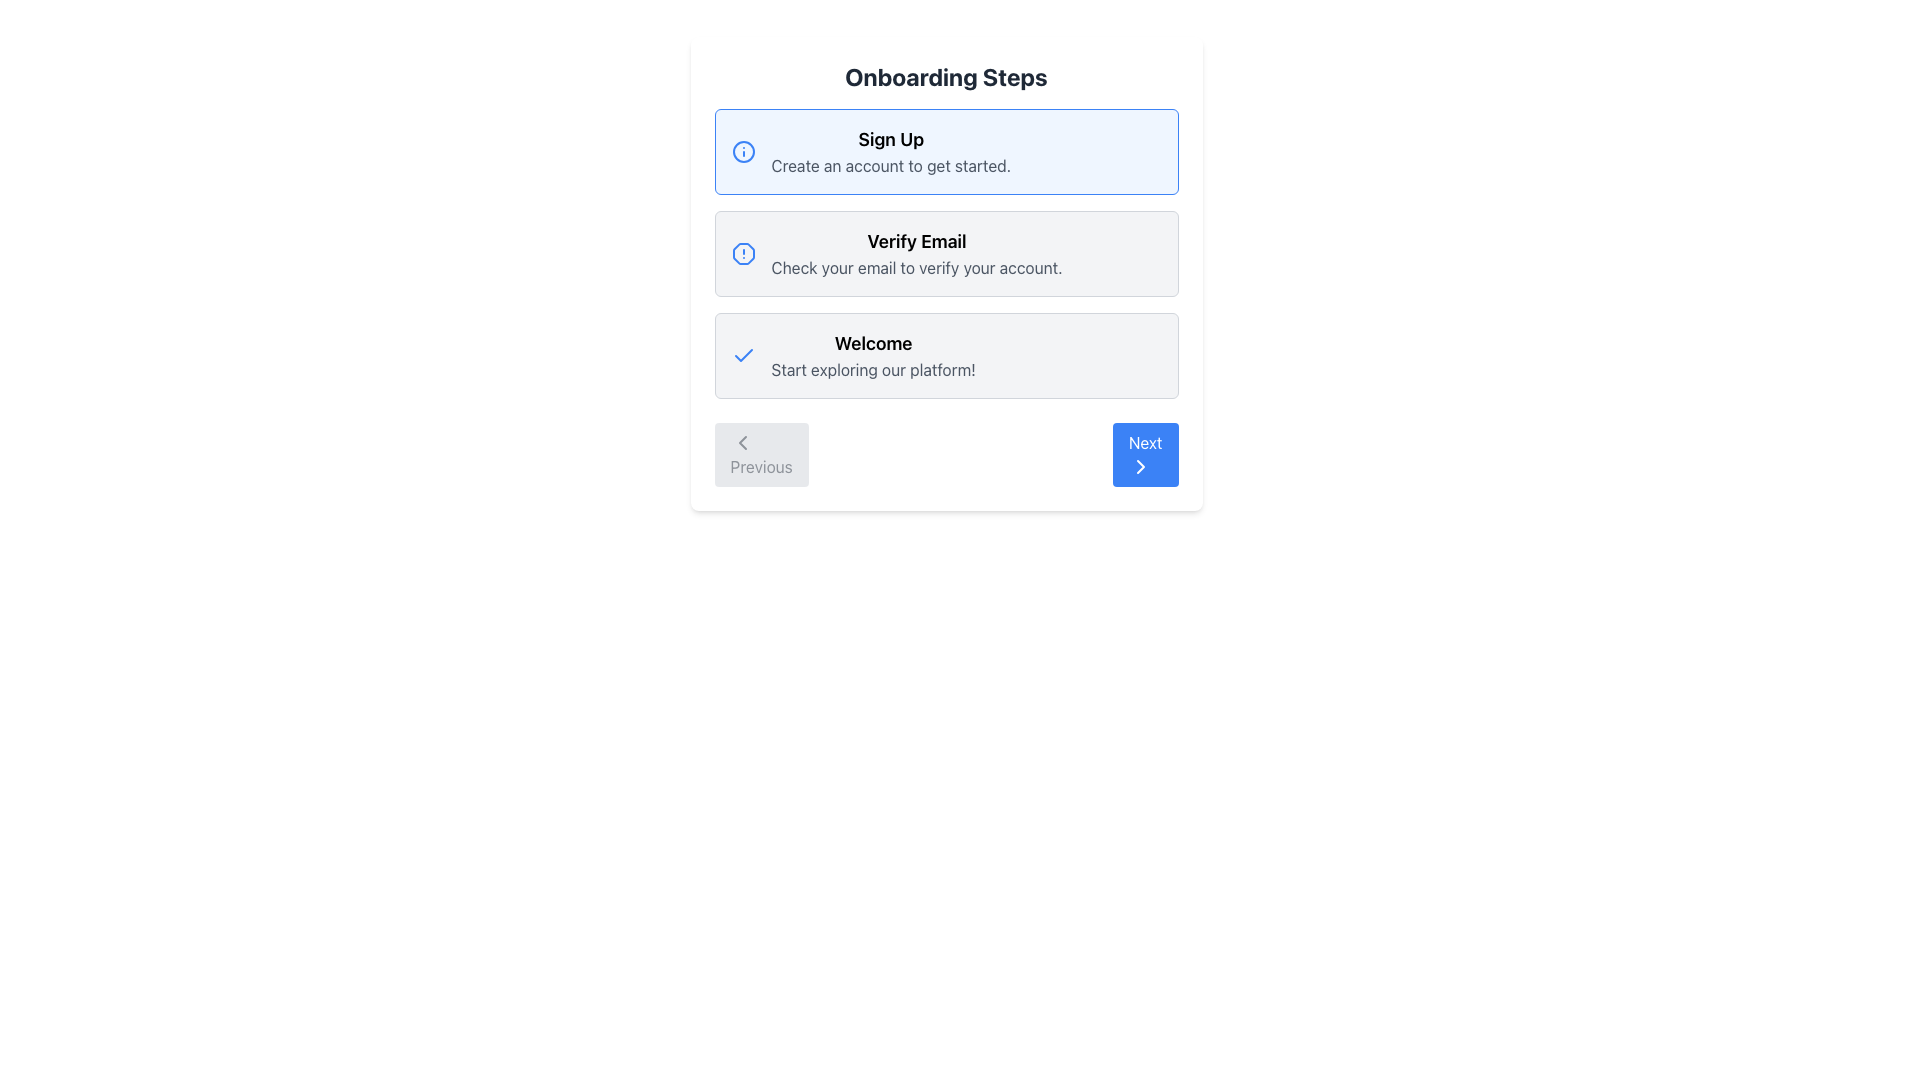 This screenshot has width=1920, height=1080. I want to click on the text header that reads 'Onboarding Steps', which is bold and large, located at the top of the white card-like section, so click(945, 76).